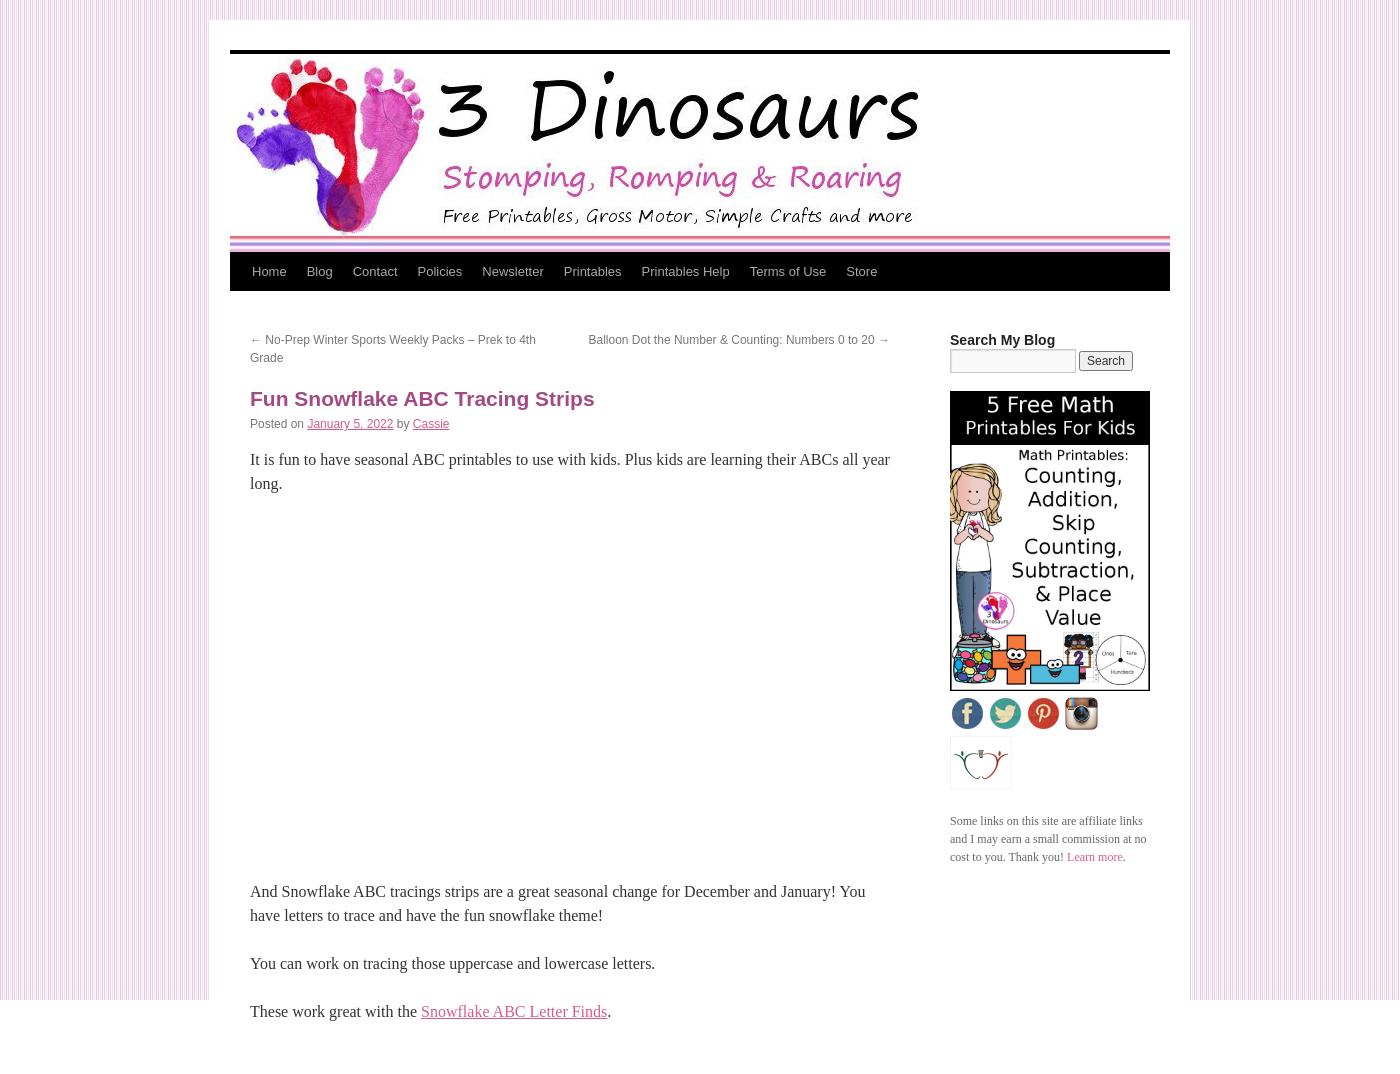 Image resolution: width=1400 pixels, height=1074 pixels. What do you see at coordinates (1094, 857) in the screenshot?
I see `'Learn more'` at bounding box center [1094, 857].